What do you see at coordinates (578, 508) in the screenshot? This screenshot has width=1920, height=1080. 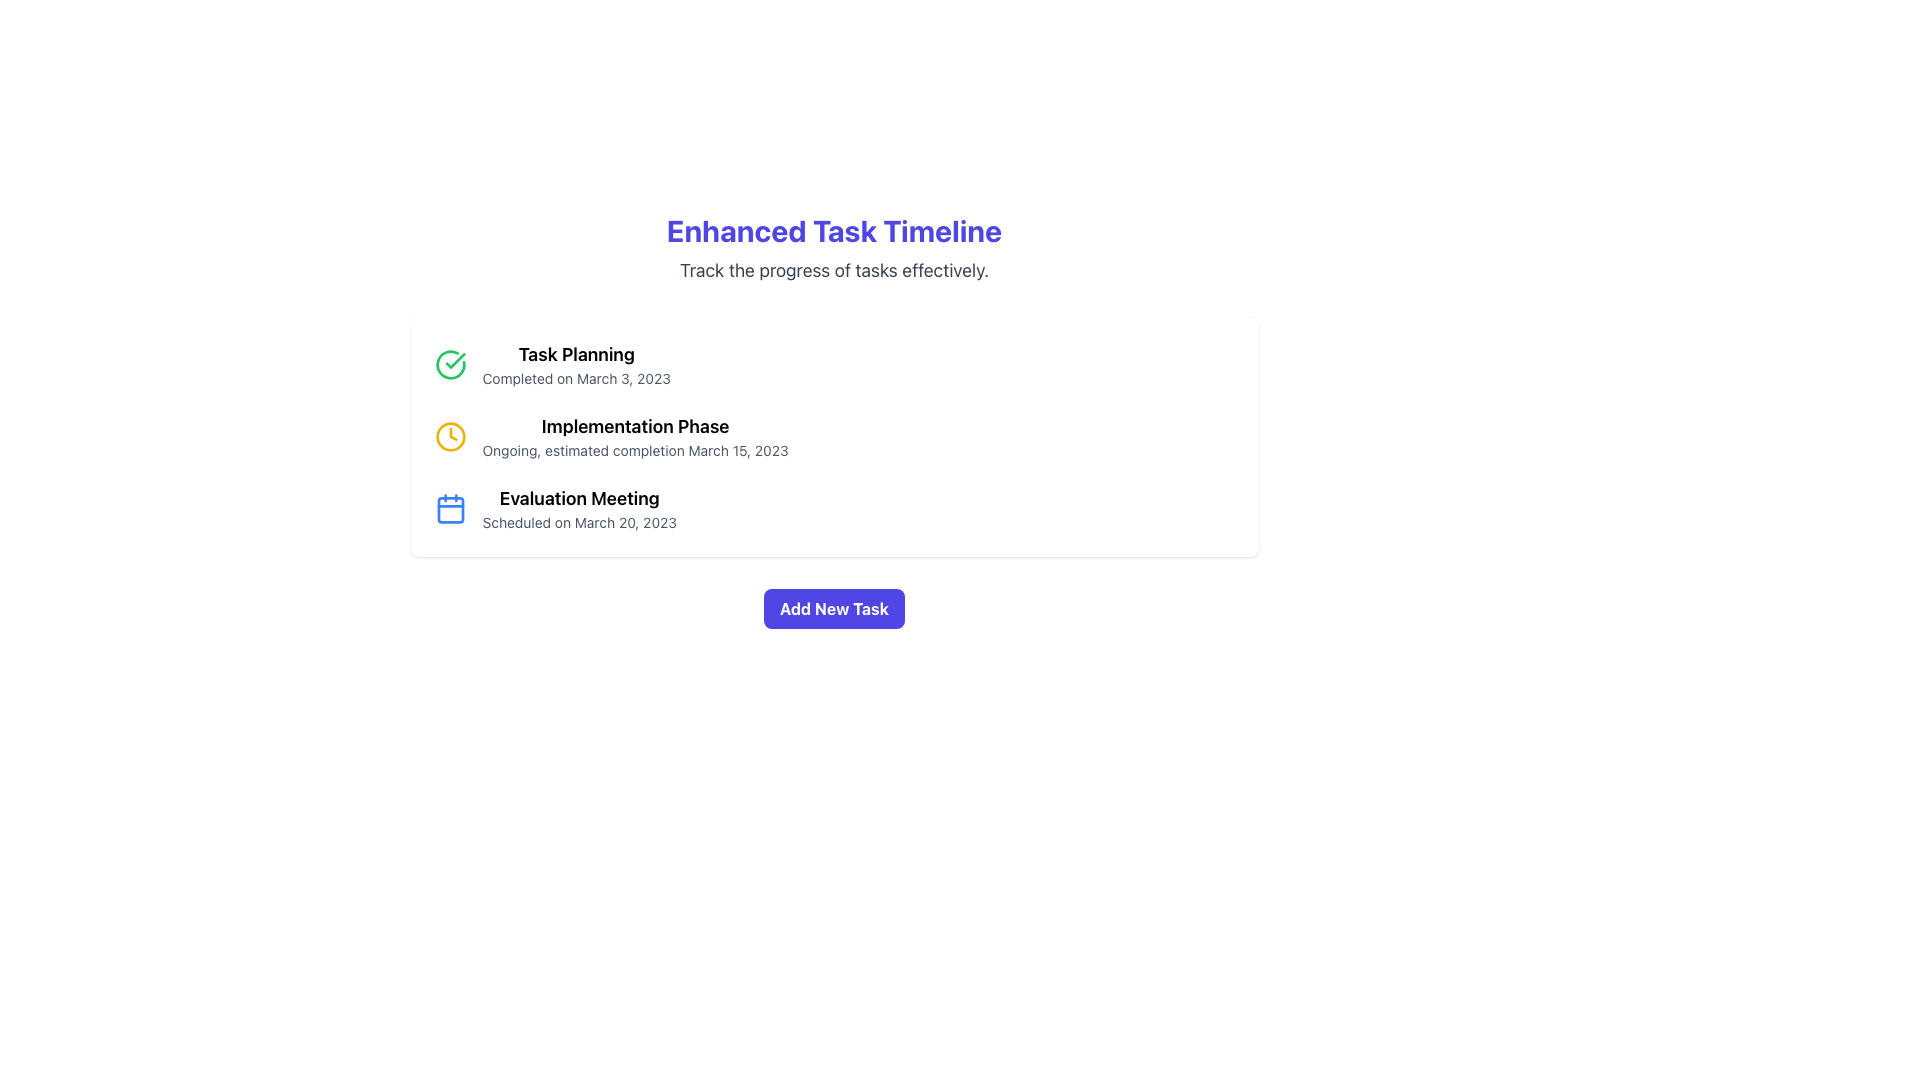 I see `text content of the 'Evaluation Meeting' task displayed in the text block, which is the third entry in the task list` at bounding box center [578, 508].